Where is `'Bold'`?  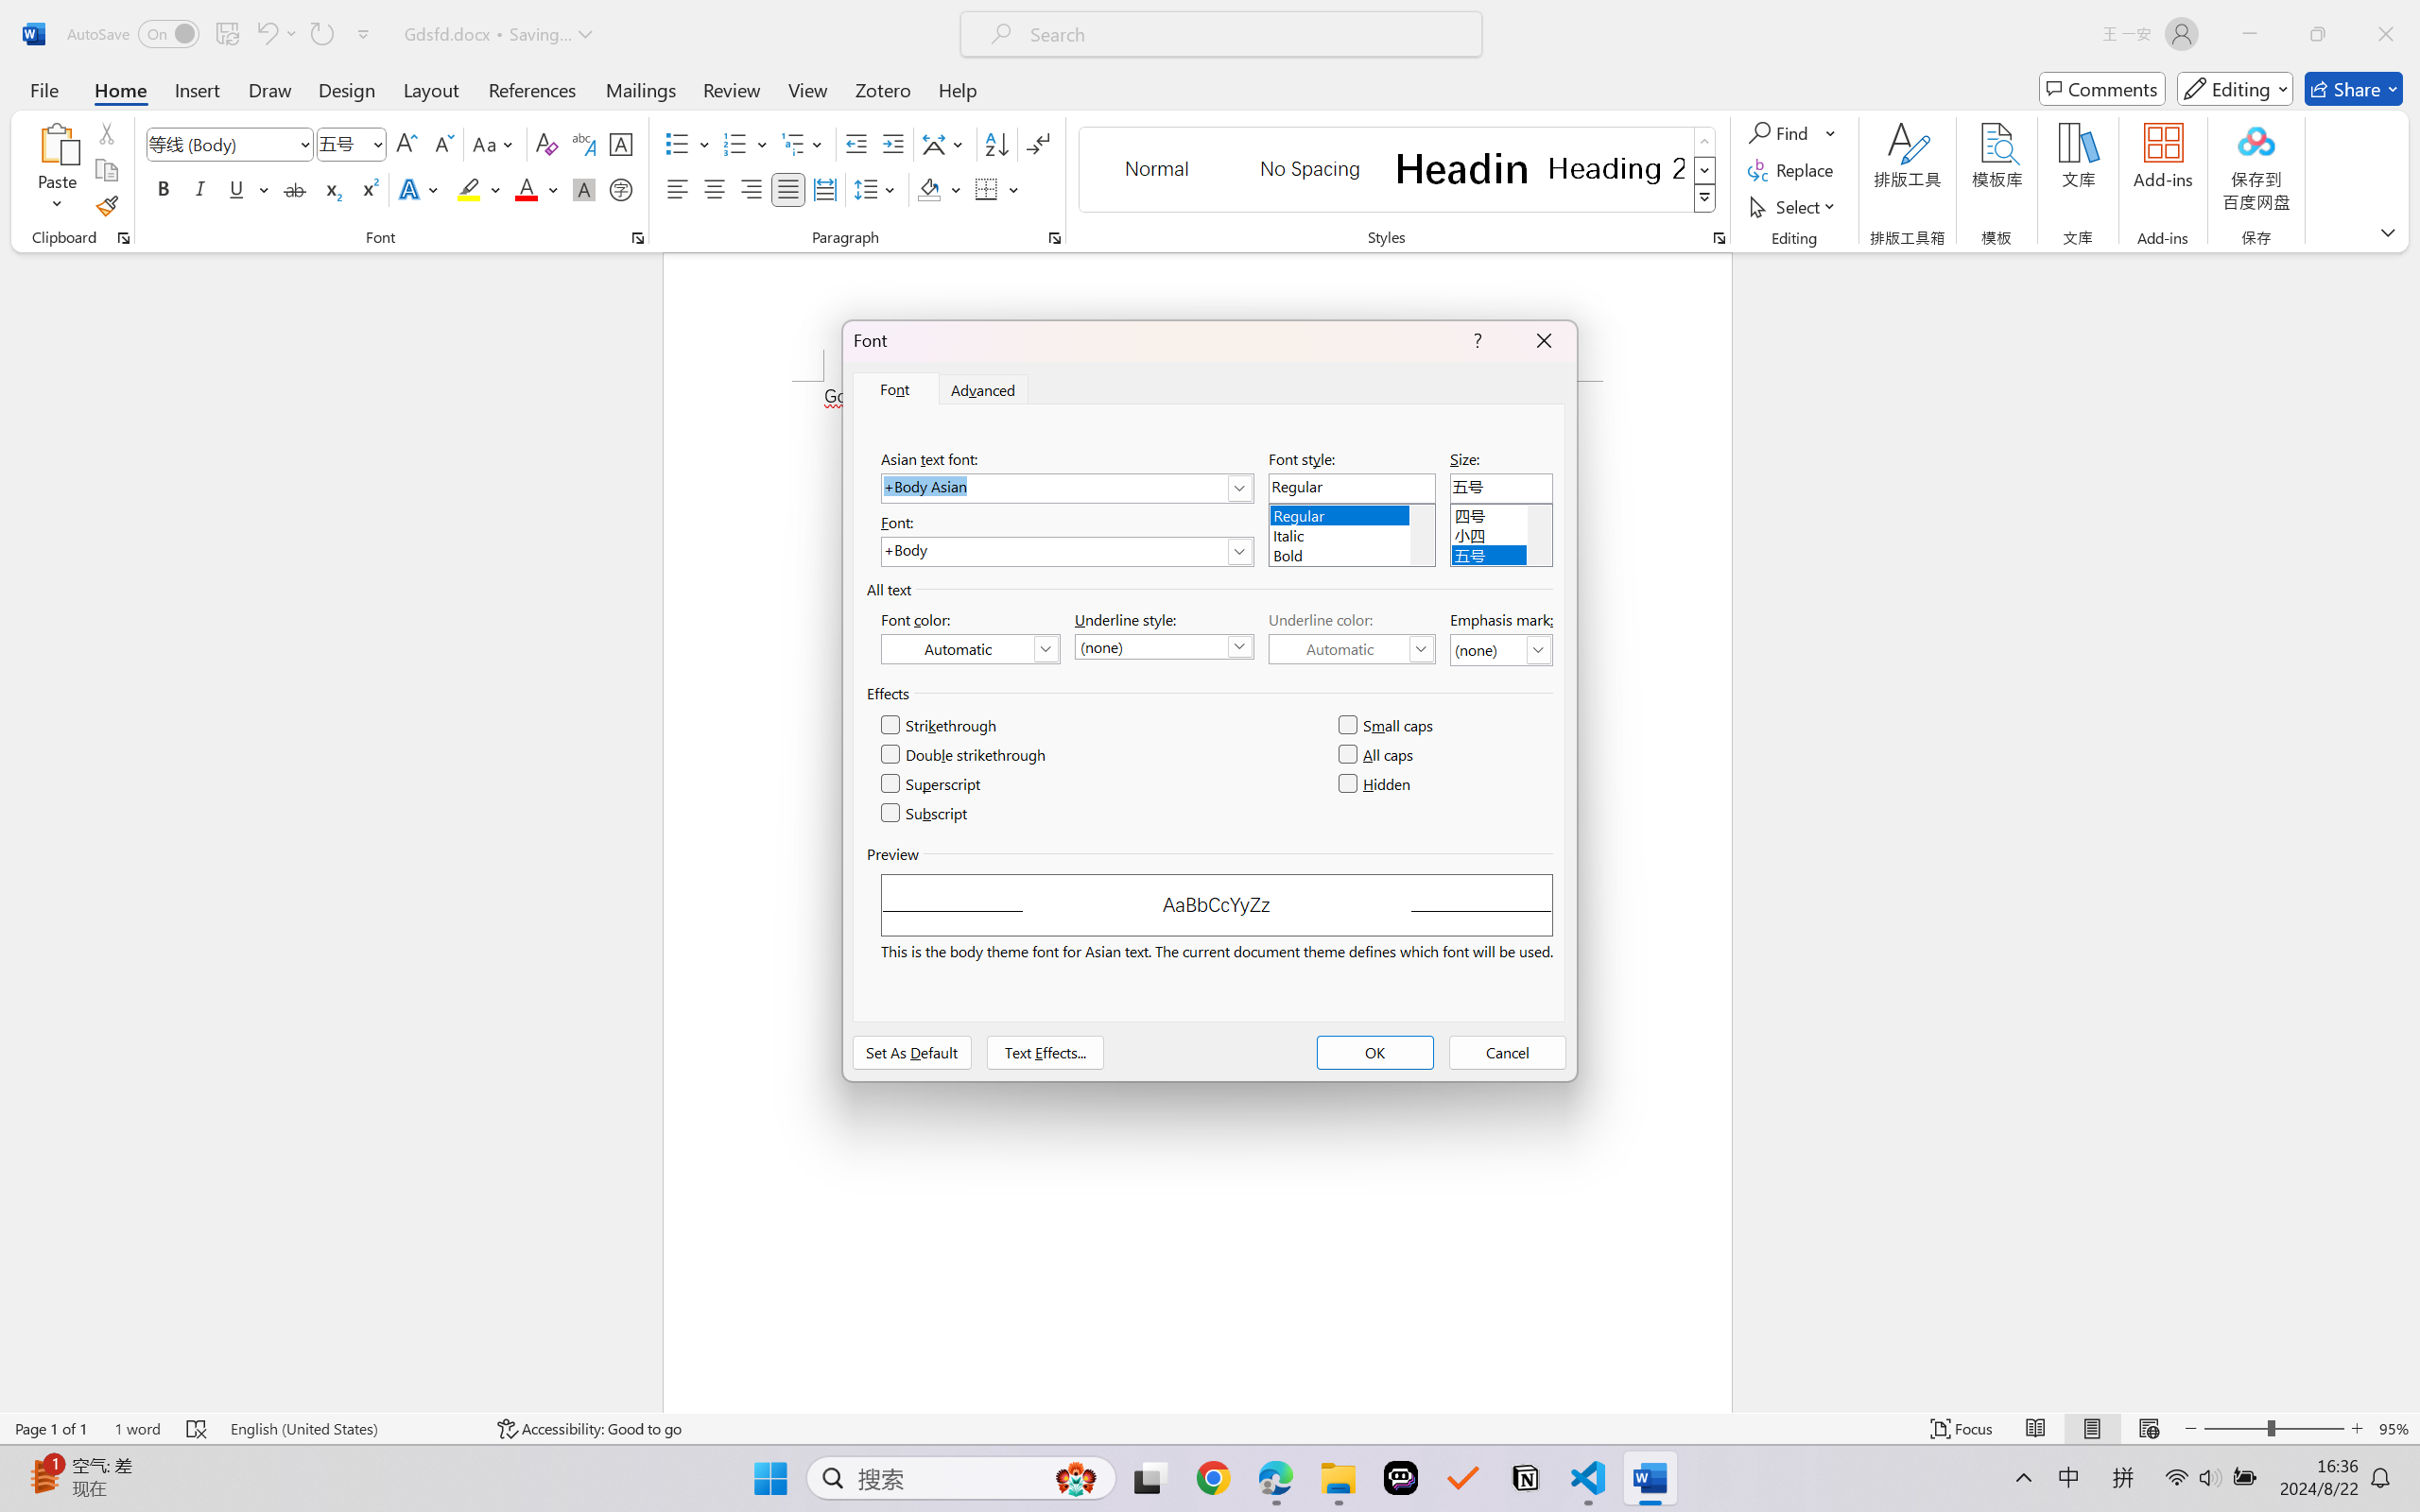
'Bold' is located at coordinates (1350, 552).